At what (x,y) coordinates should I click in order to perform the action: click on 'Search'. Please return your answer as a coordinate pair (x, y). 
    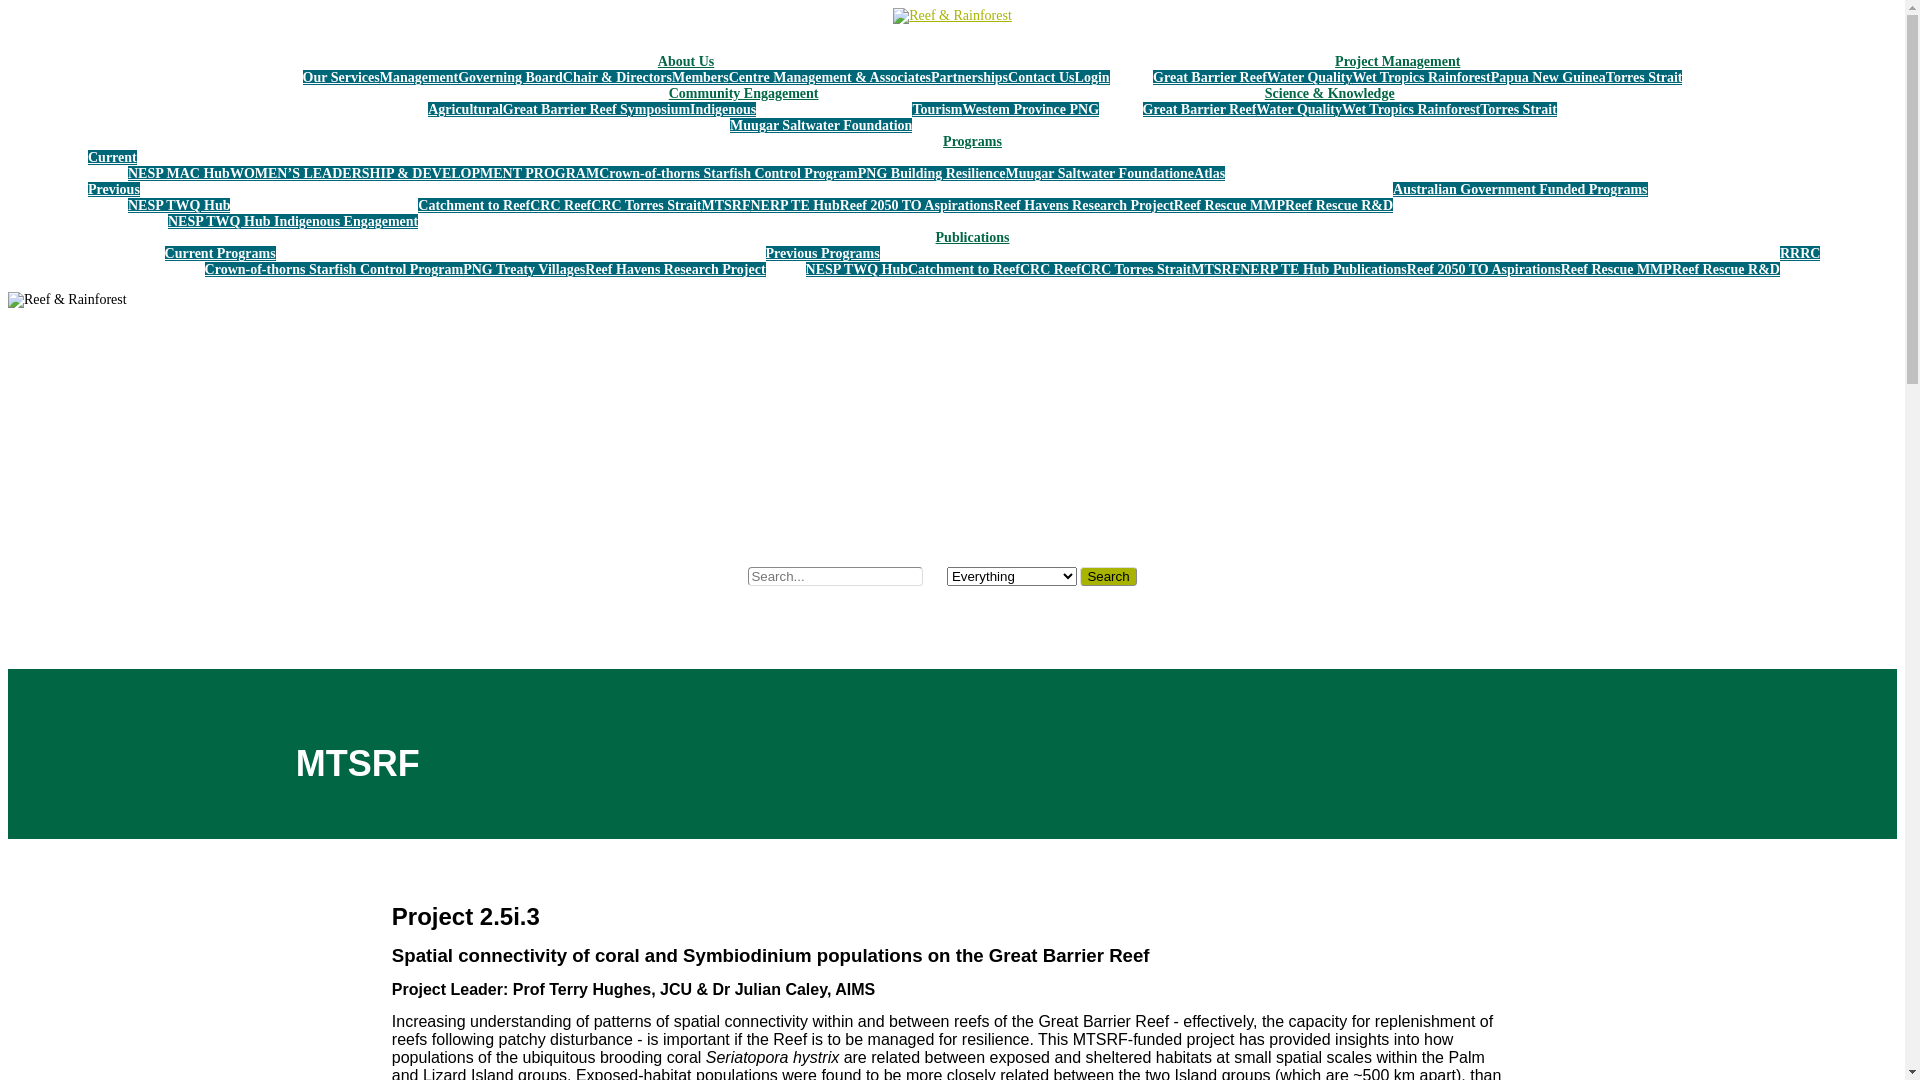
    Looking at the image, I should click on (1107, 576).